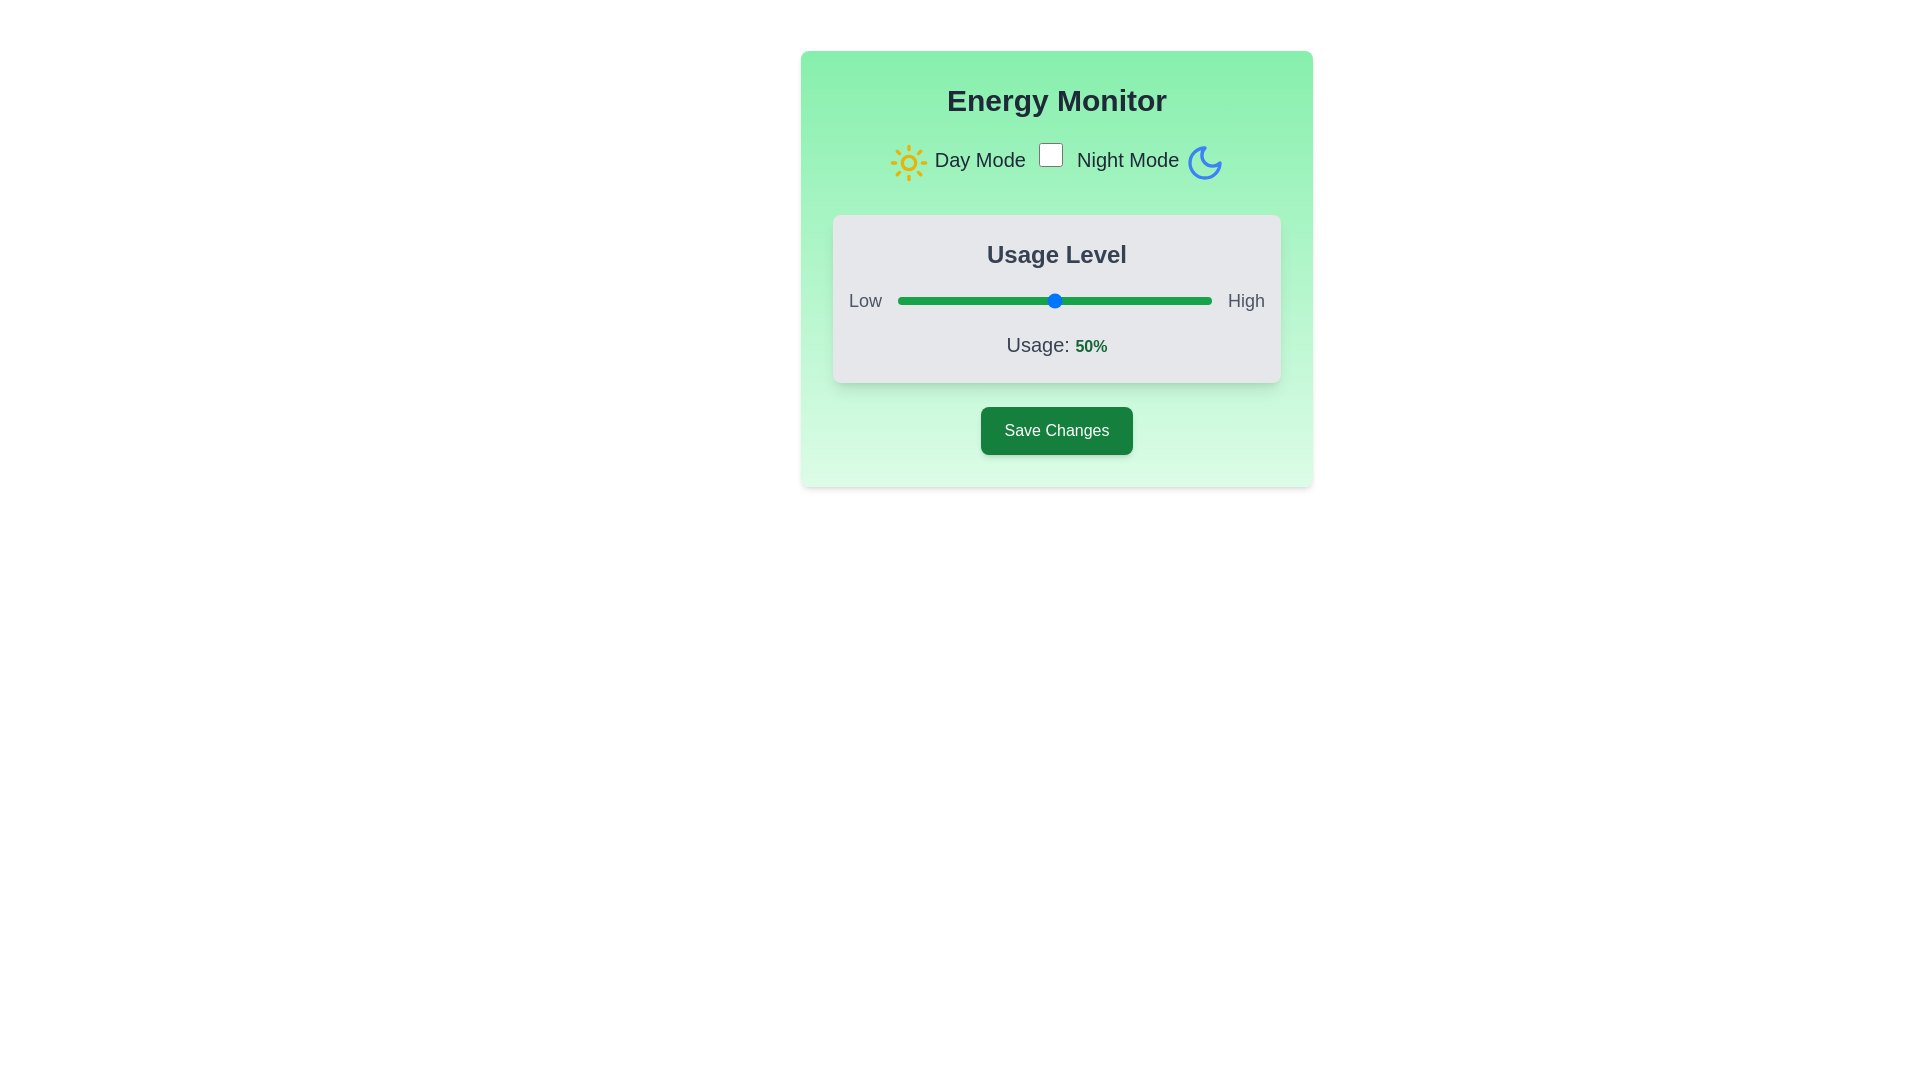  What do you see at coordinates (1055, 430) in the screenshot?
I see `the 'Save Changes' button, which has a green background and white text` at bounding box center [1055, 430].